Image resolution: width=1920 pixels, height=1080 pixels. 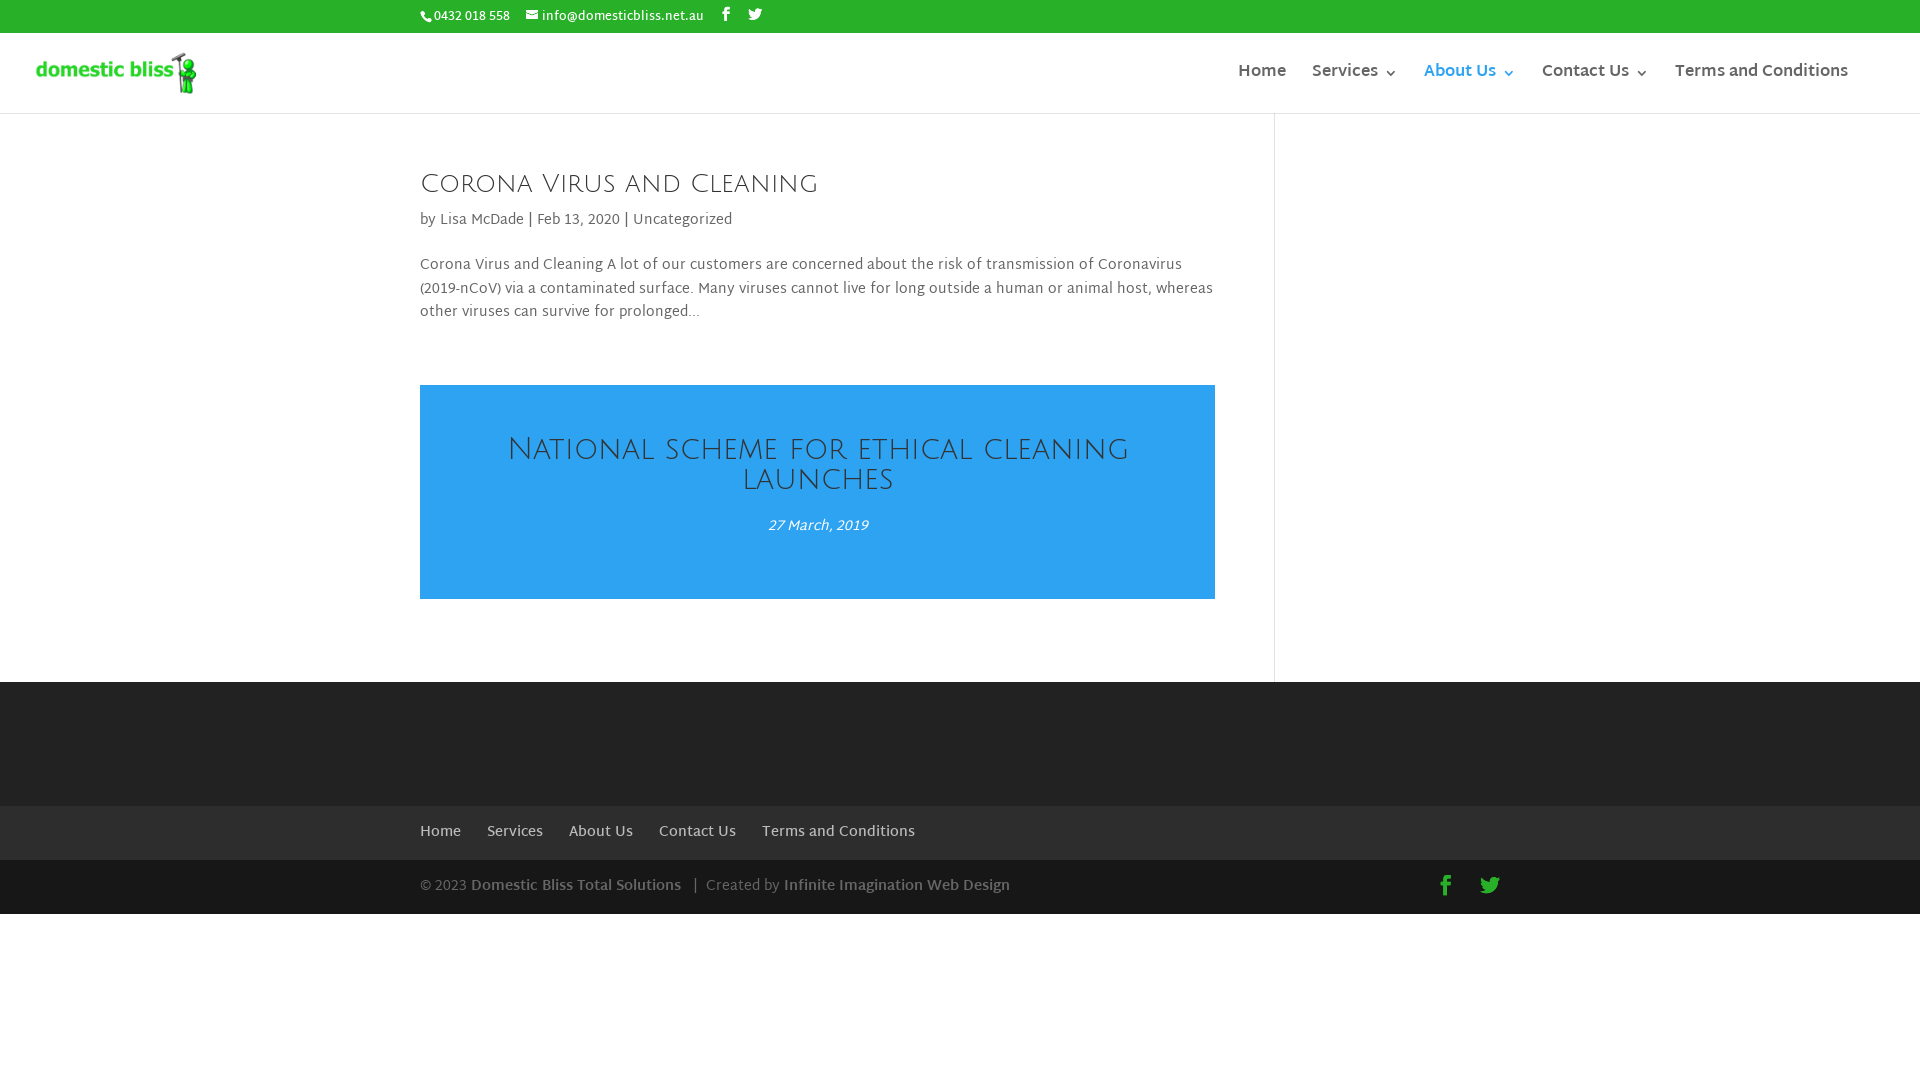 What do you see at coordinates (419, 832) in the screenshot?
I see `'Home'` at bounding box center [419, 832].